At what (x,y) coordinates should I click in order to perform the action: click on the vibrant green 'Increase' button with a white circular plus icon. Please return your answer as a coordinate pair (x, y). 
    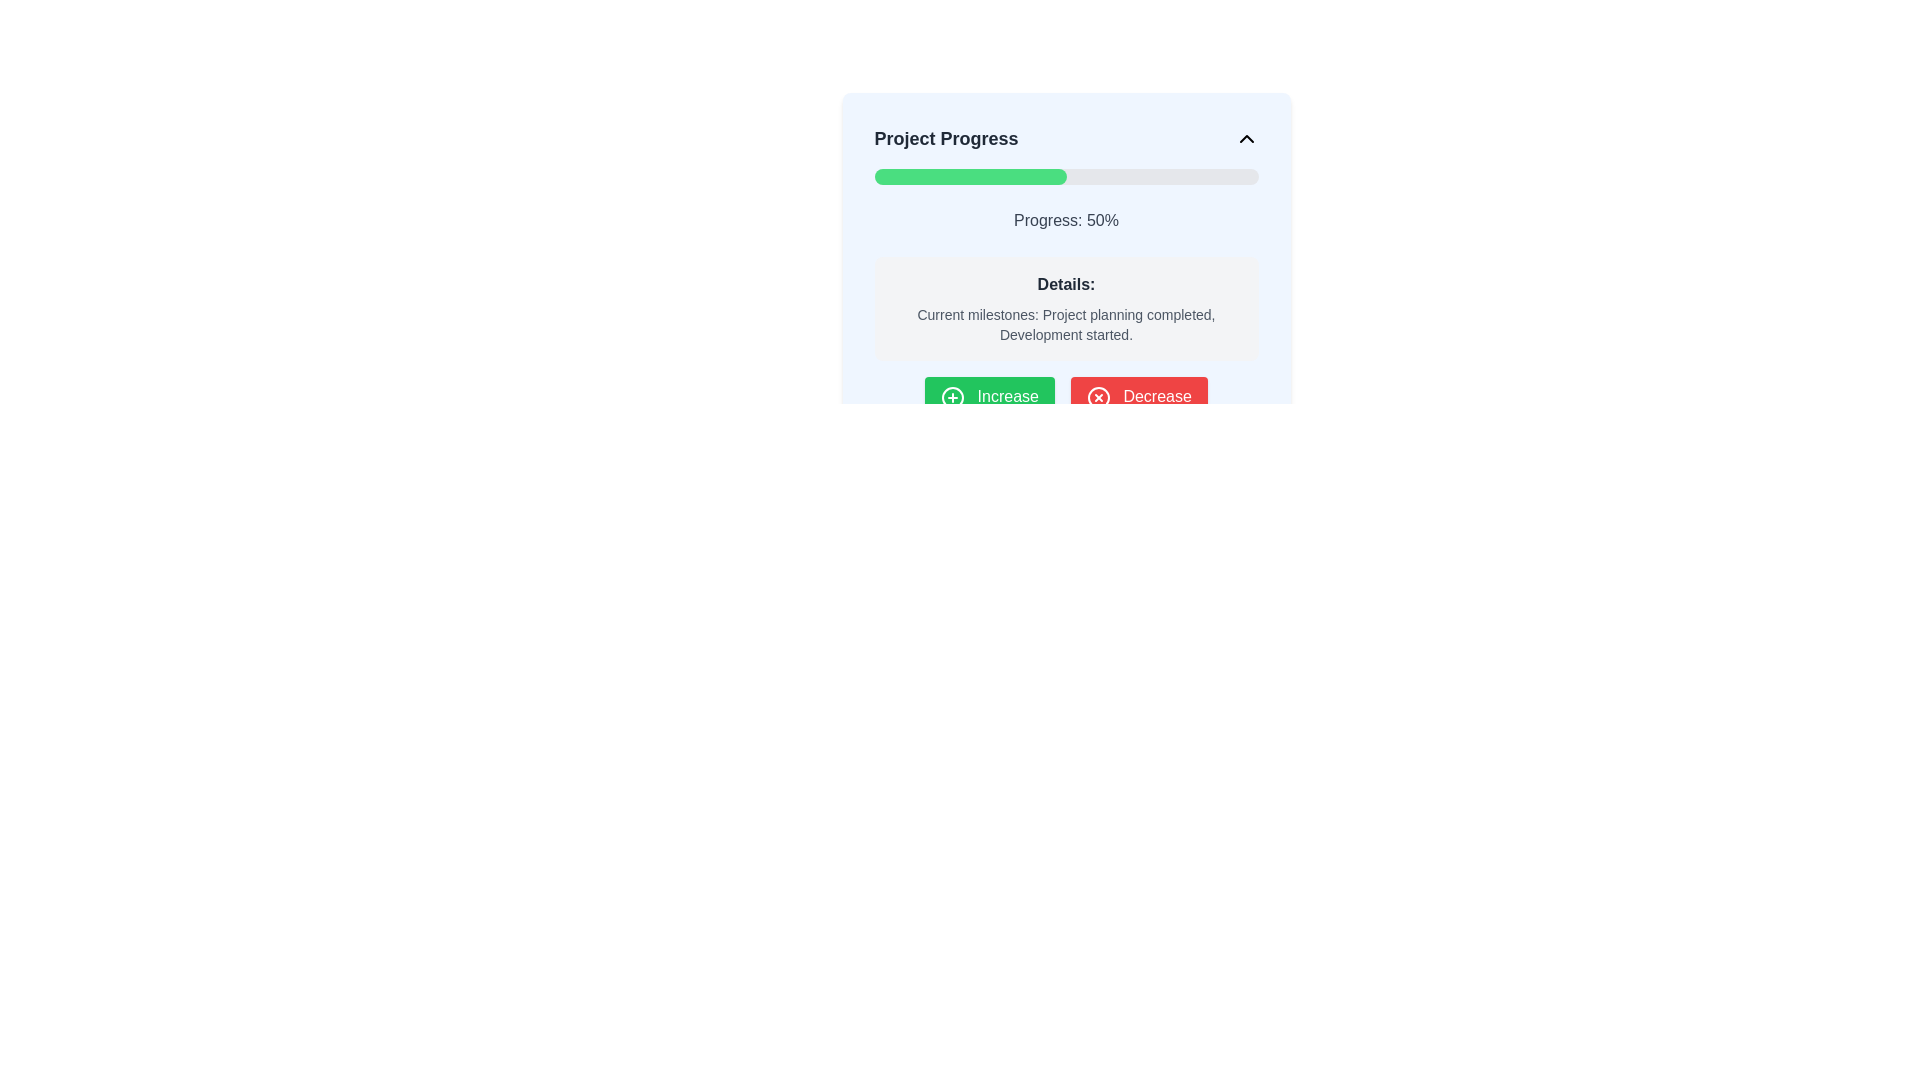
    Looking at the image, I should click on (989, 397).